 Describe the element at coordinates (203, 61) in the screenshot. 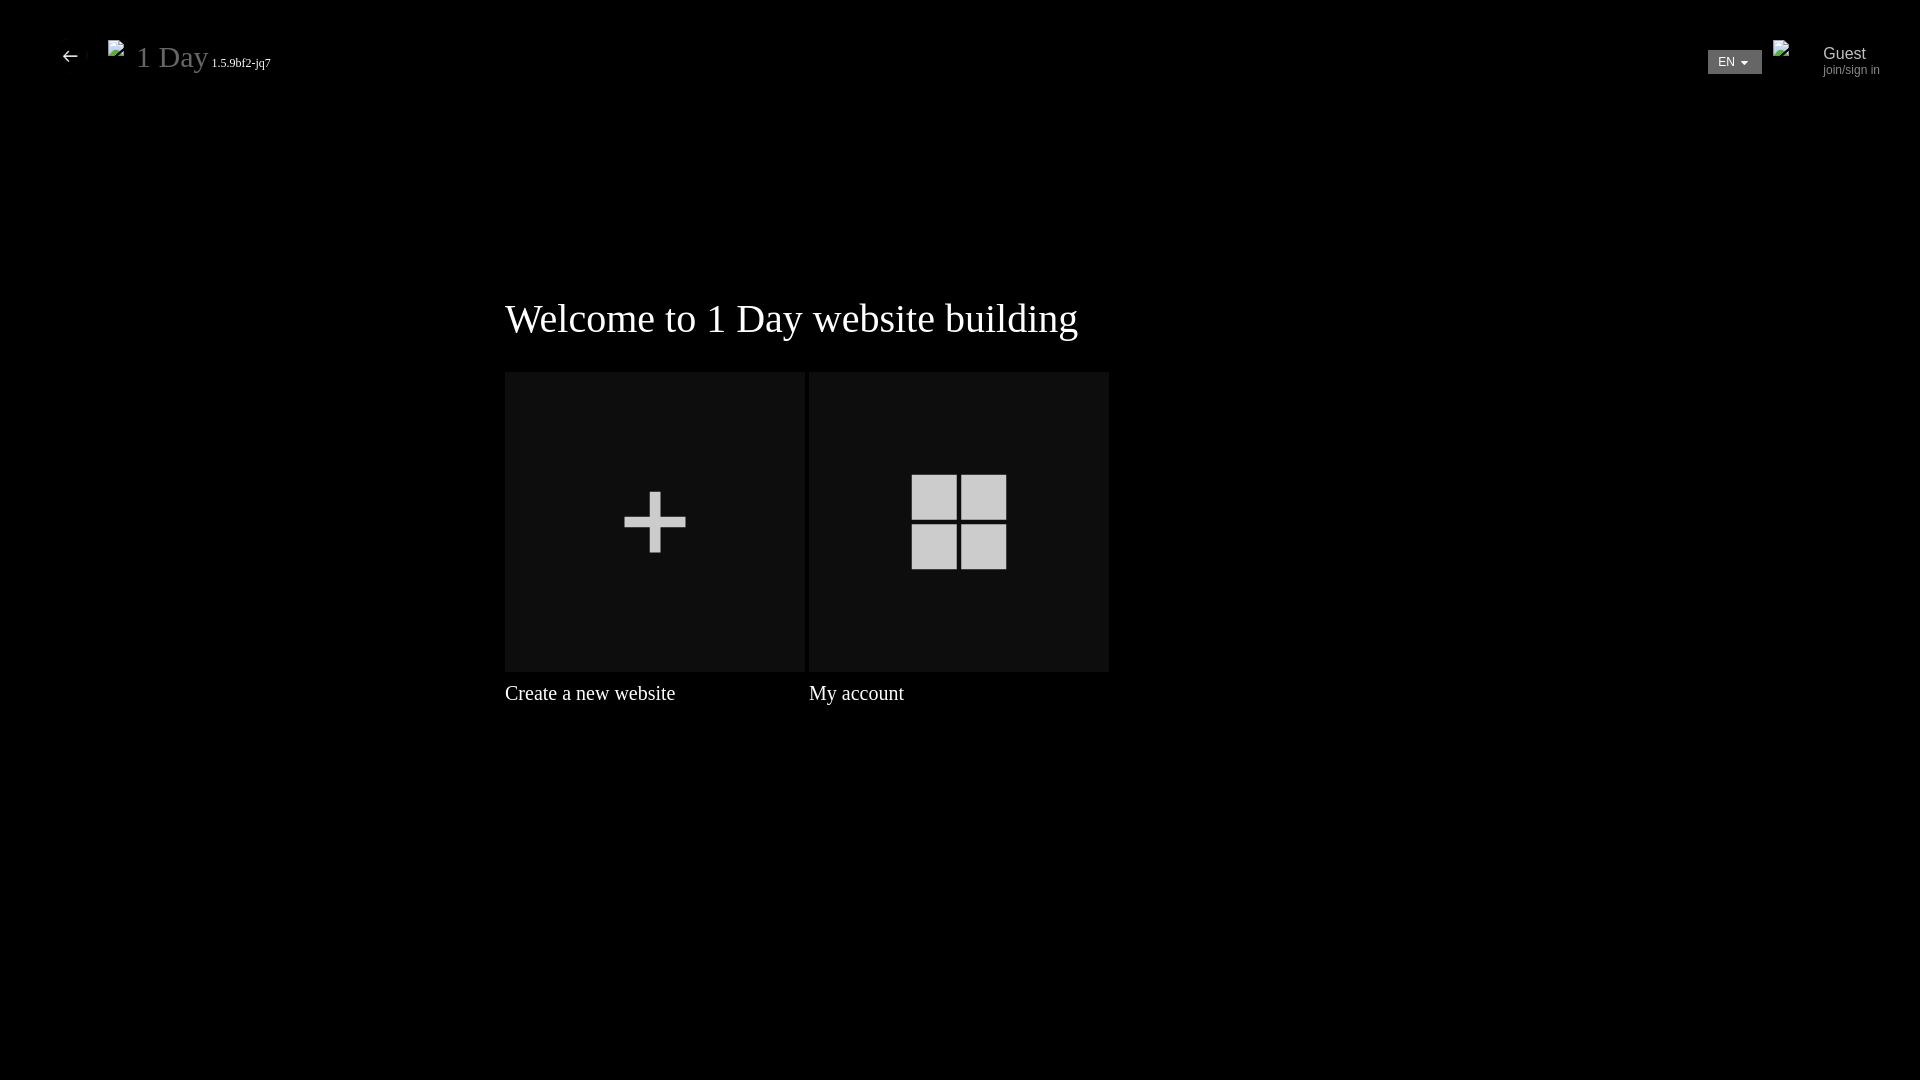

I see `'1 Day 1.5.9bf2-jq7'` at that location.